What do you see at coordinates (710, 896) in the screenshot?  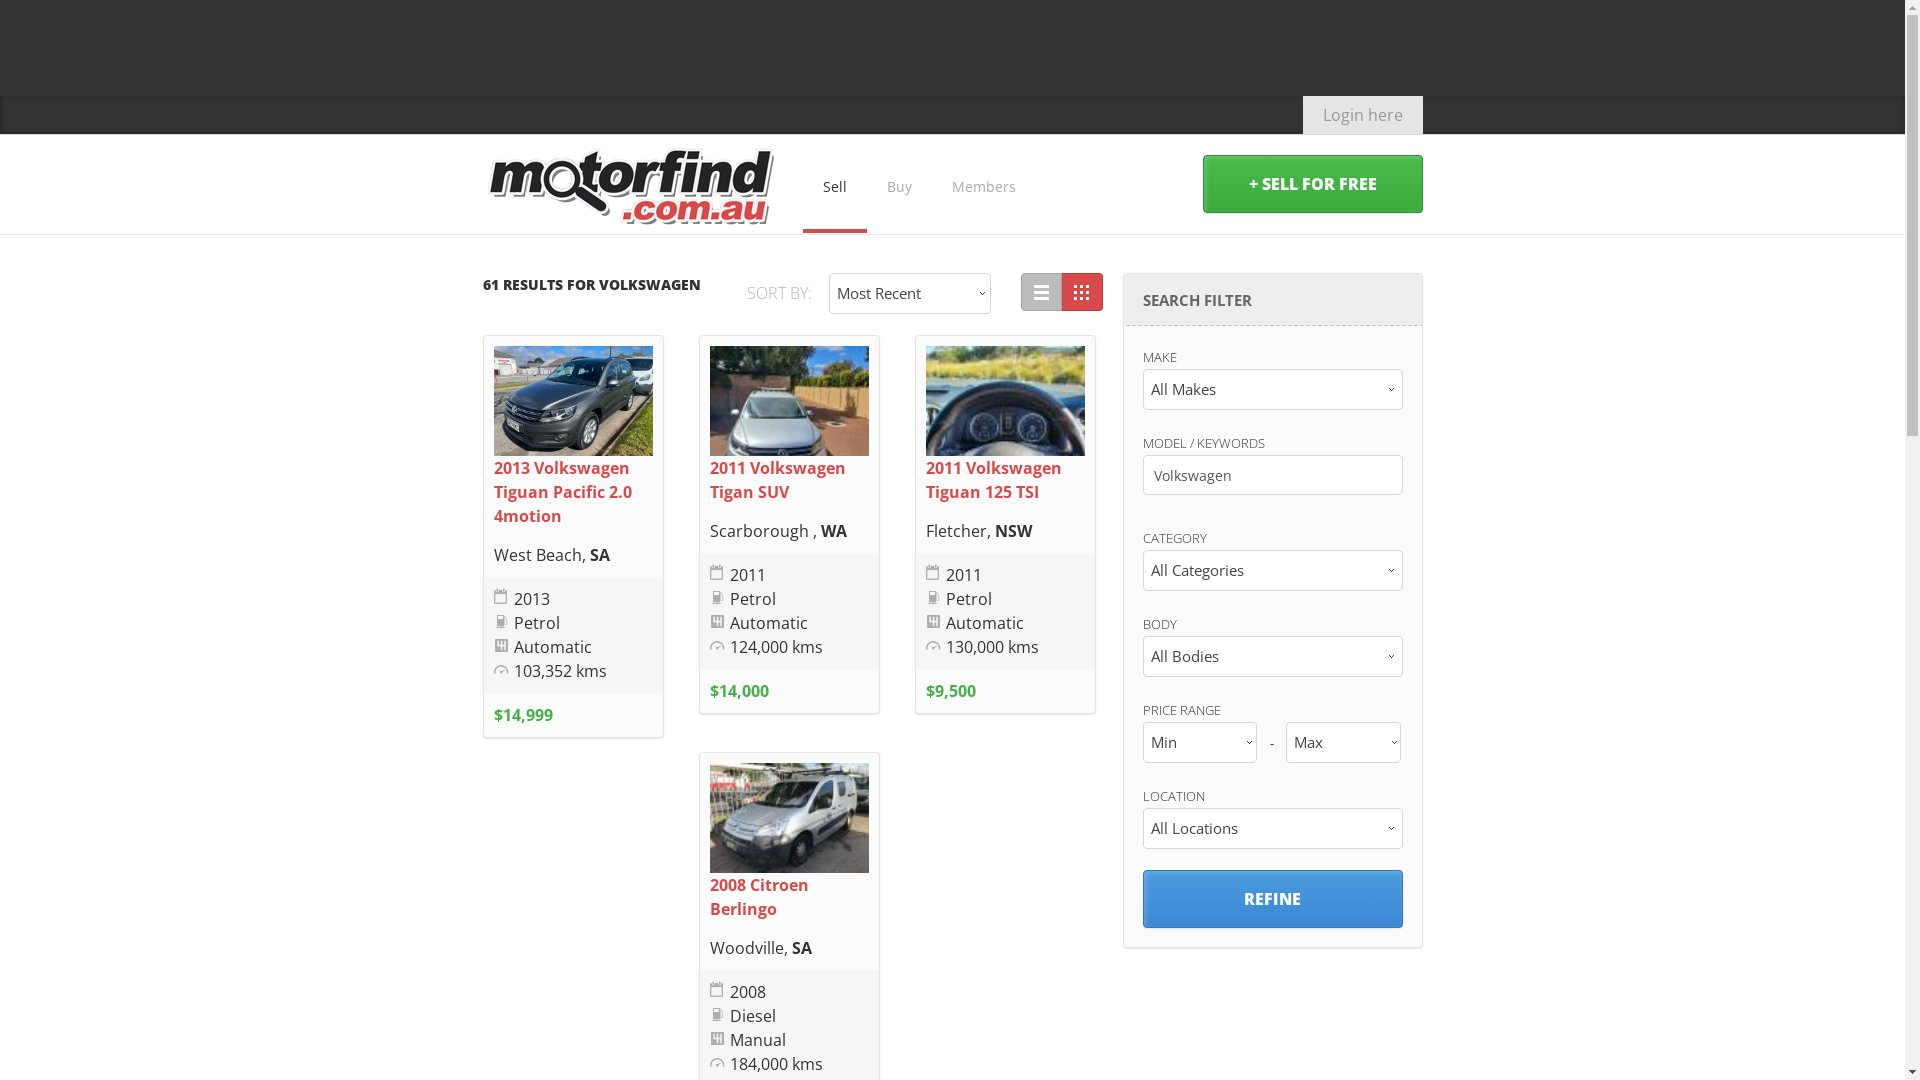 I see `'2008 Citroen Berlingo'` at bounding box center [710, 896].